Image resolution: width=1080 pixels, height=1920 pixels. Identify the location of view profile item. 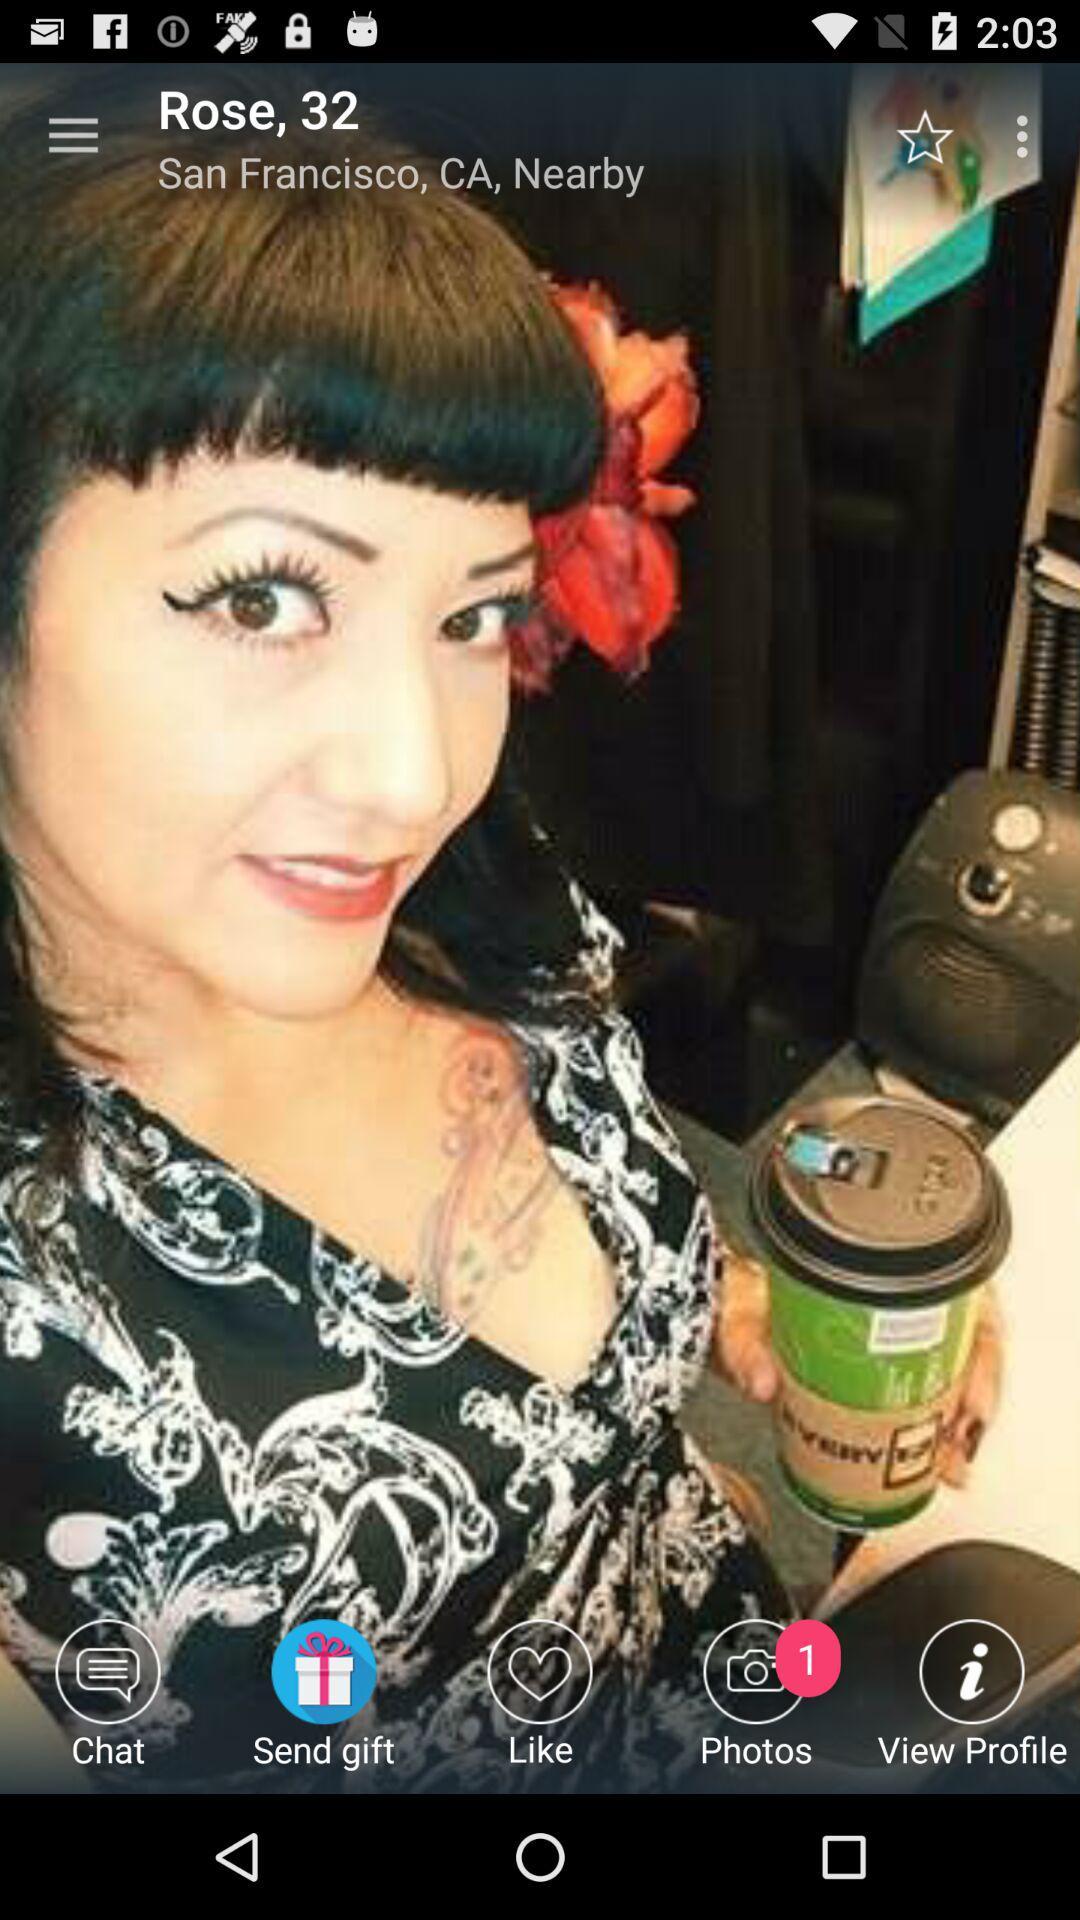
(971, 1705).